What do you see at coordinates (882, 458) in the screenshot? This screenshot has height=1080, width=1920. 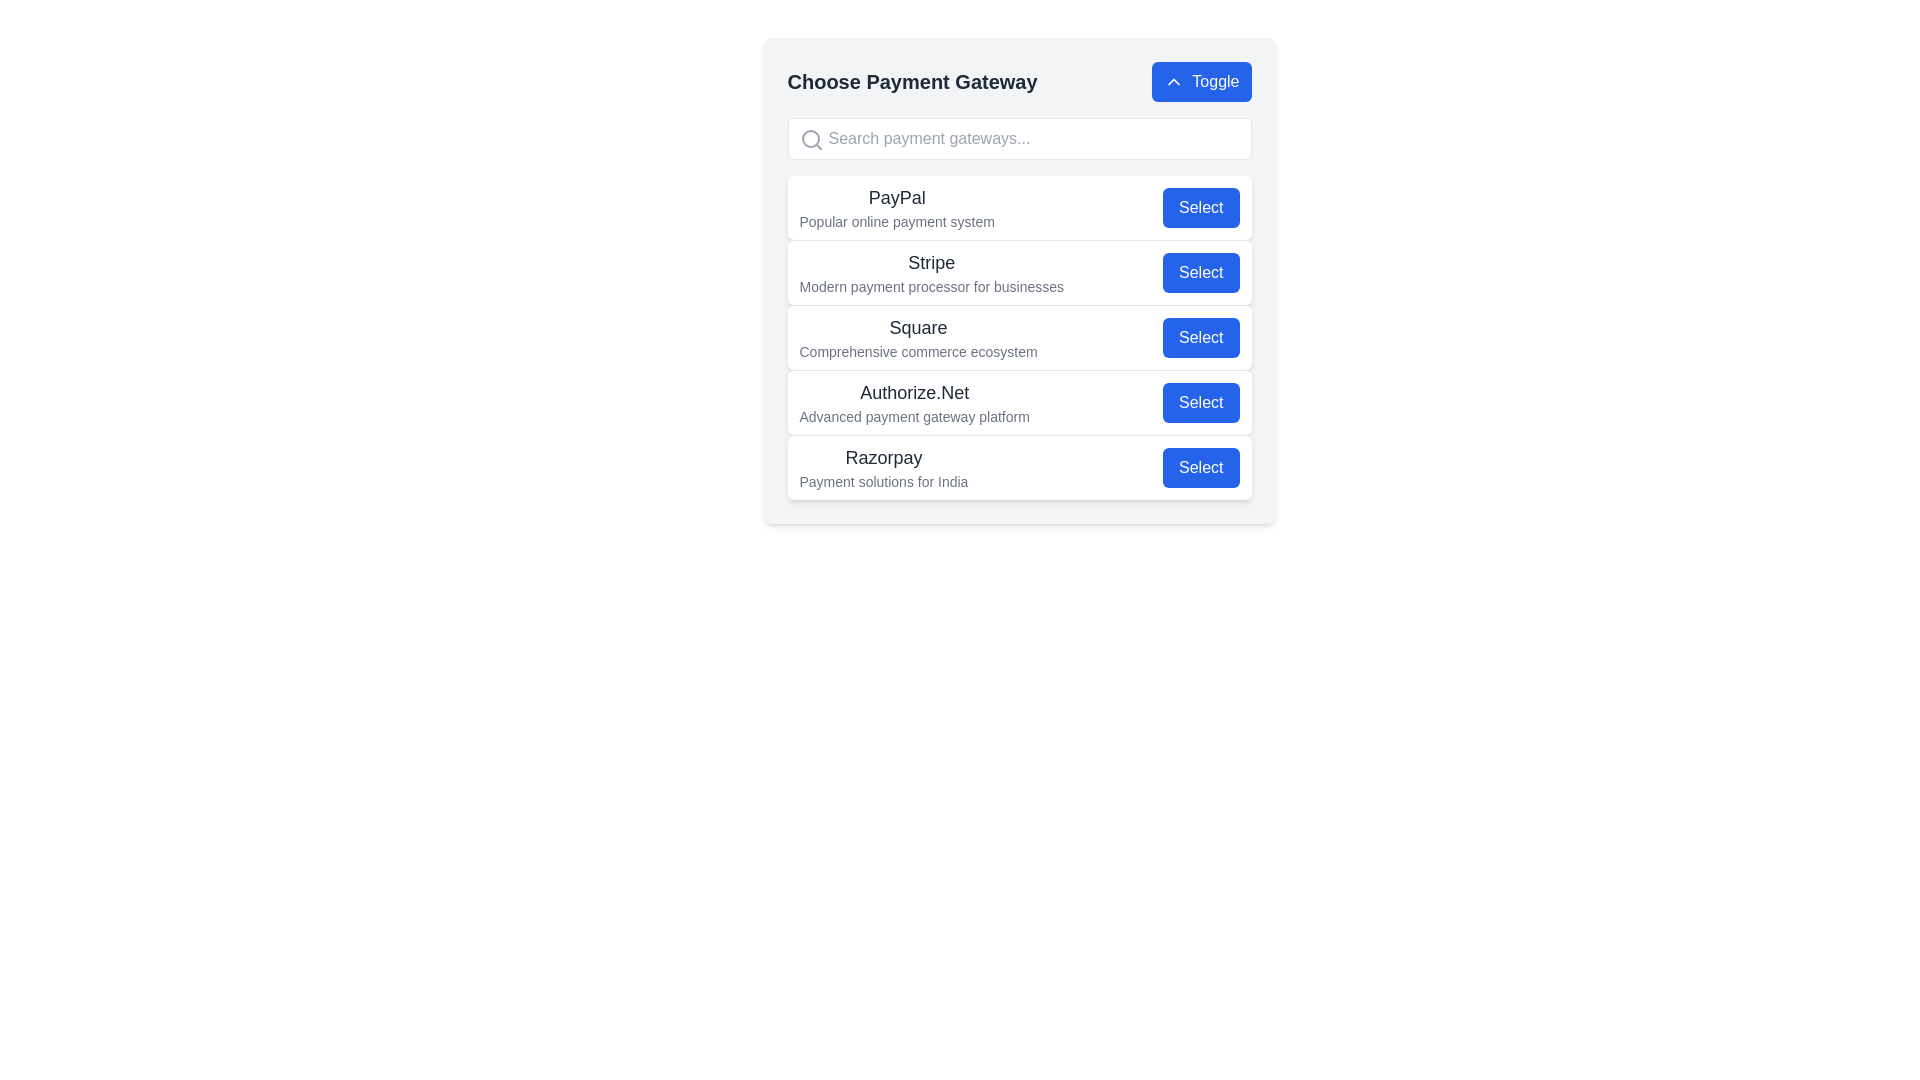 I see `the bolded text label 'Razorpay' that is displayed prominently above the description in the payment gateway options list` at bounding box center [882, 458].